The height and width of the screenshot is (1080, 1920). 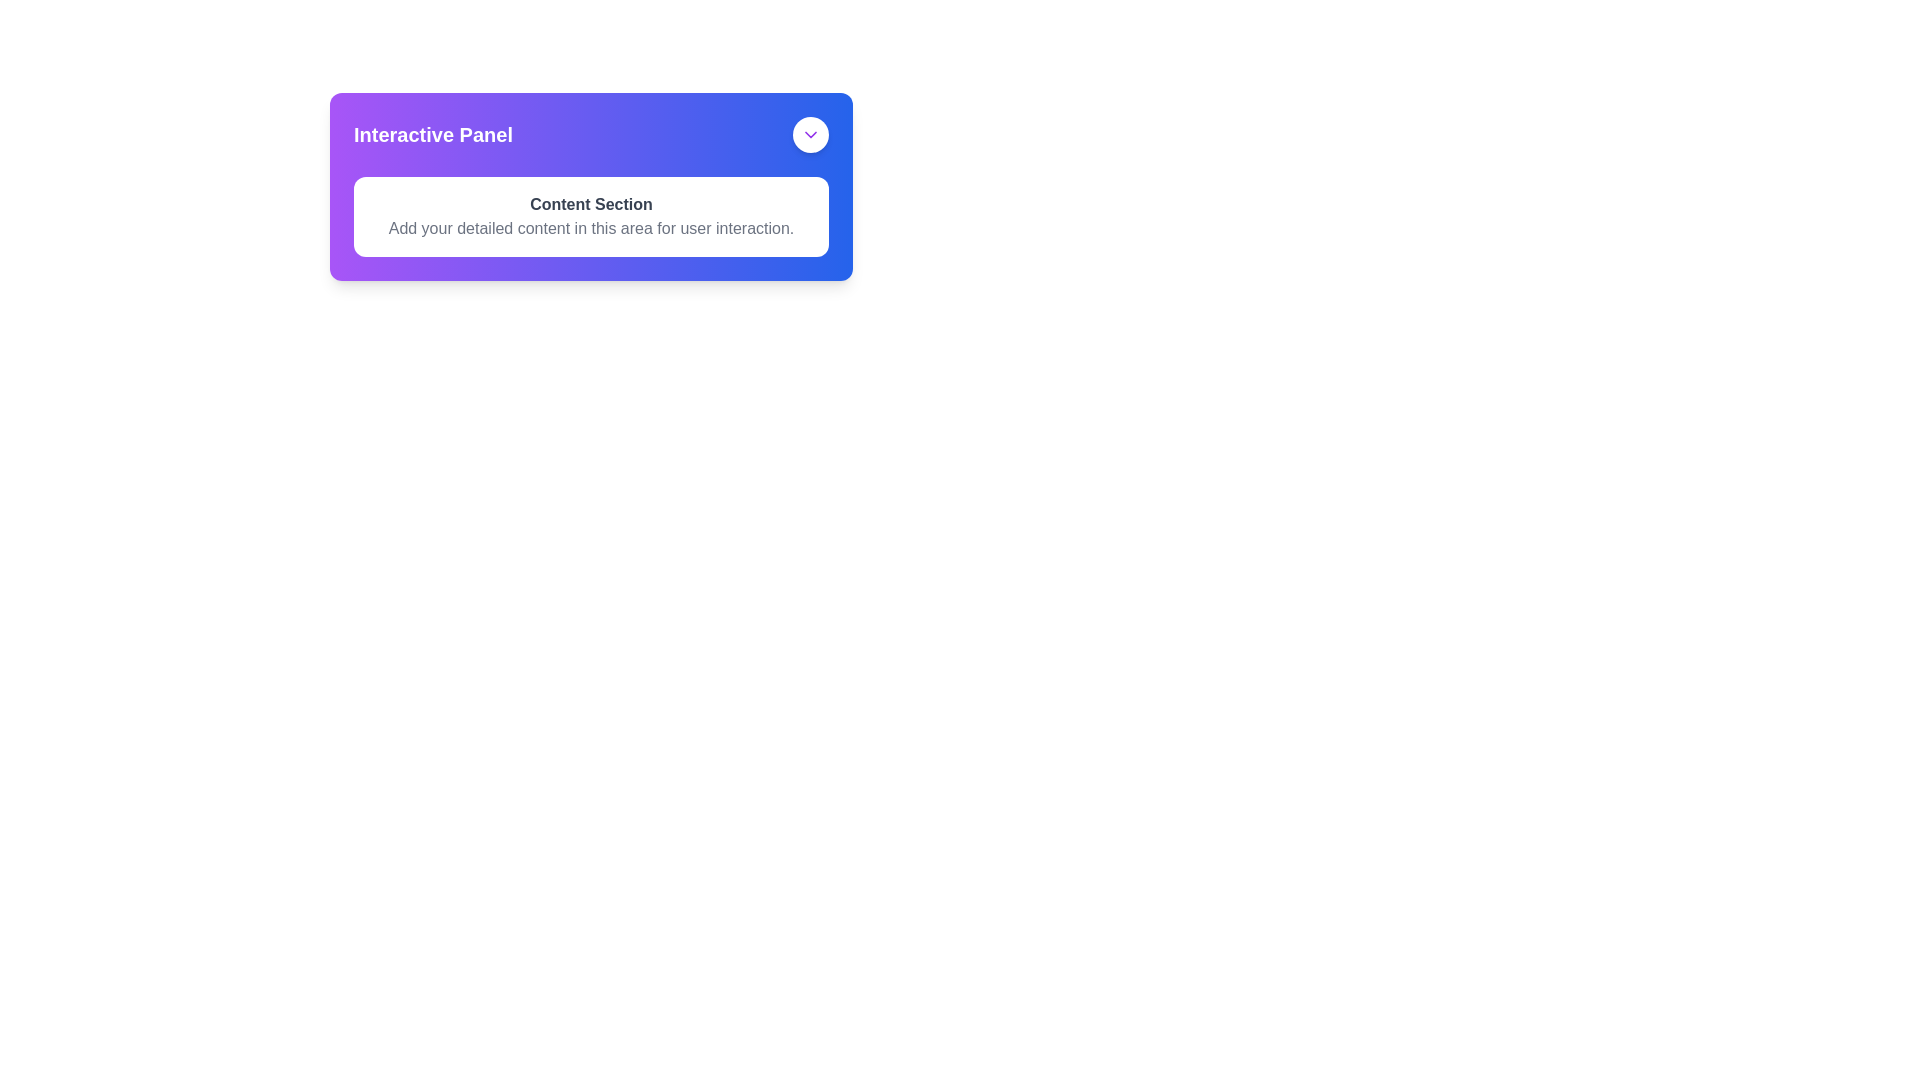 What do you see at coordinates (590, 216) in the screenshot?
I see `the static content card located within the purple-to-blue gradient panel, positioned centrally below the panel's title` at bounding box center [590, 216].